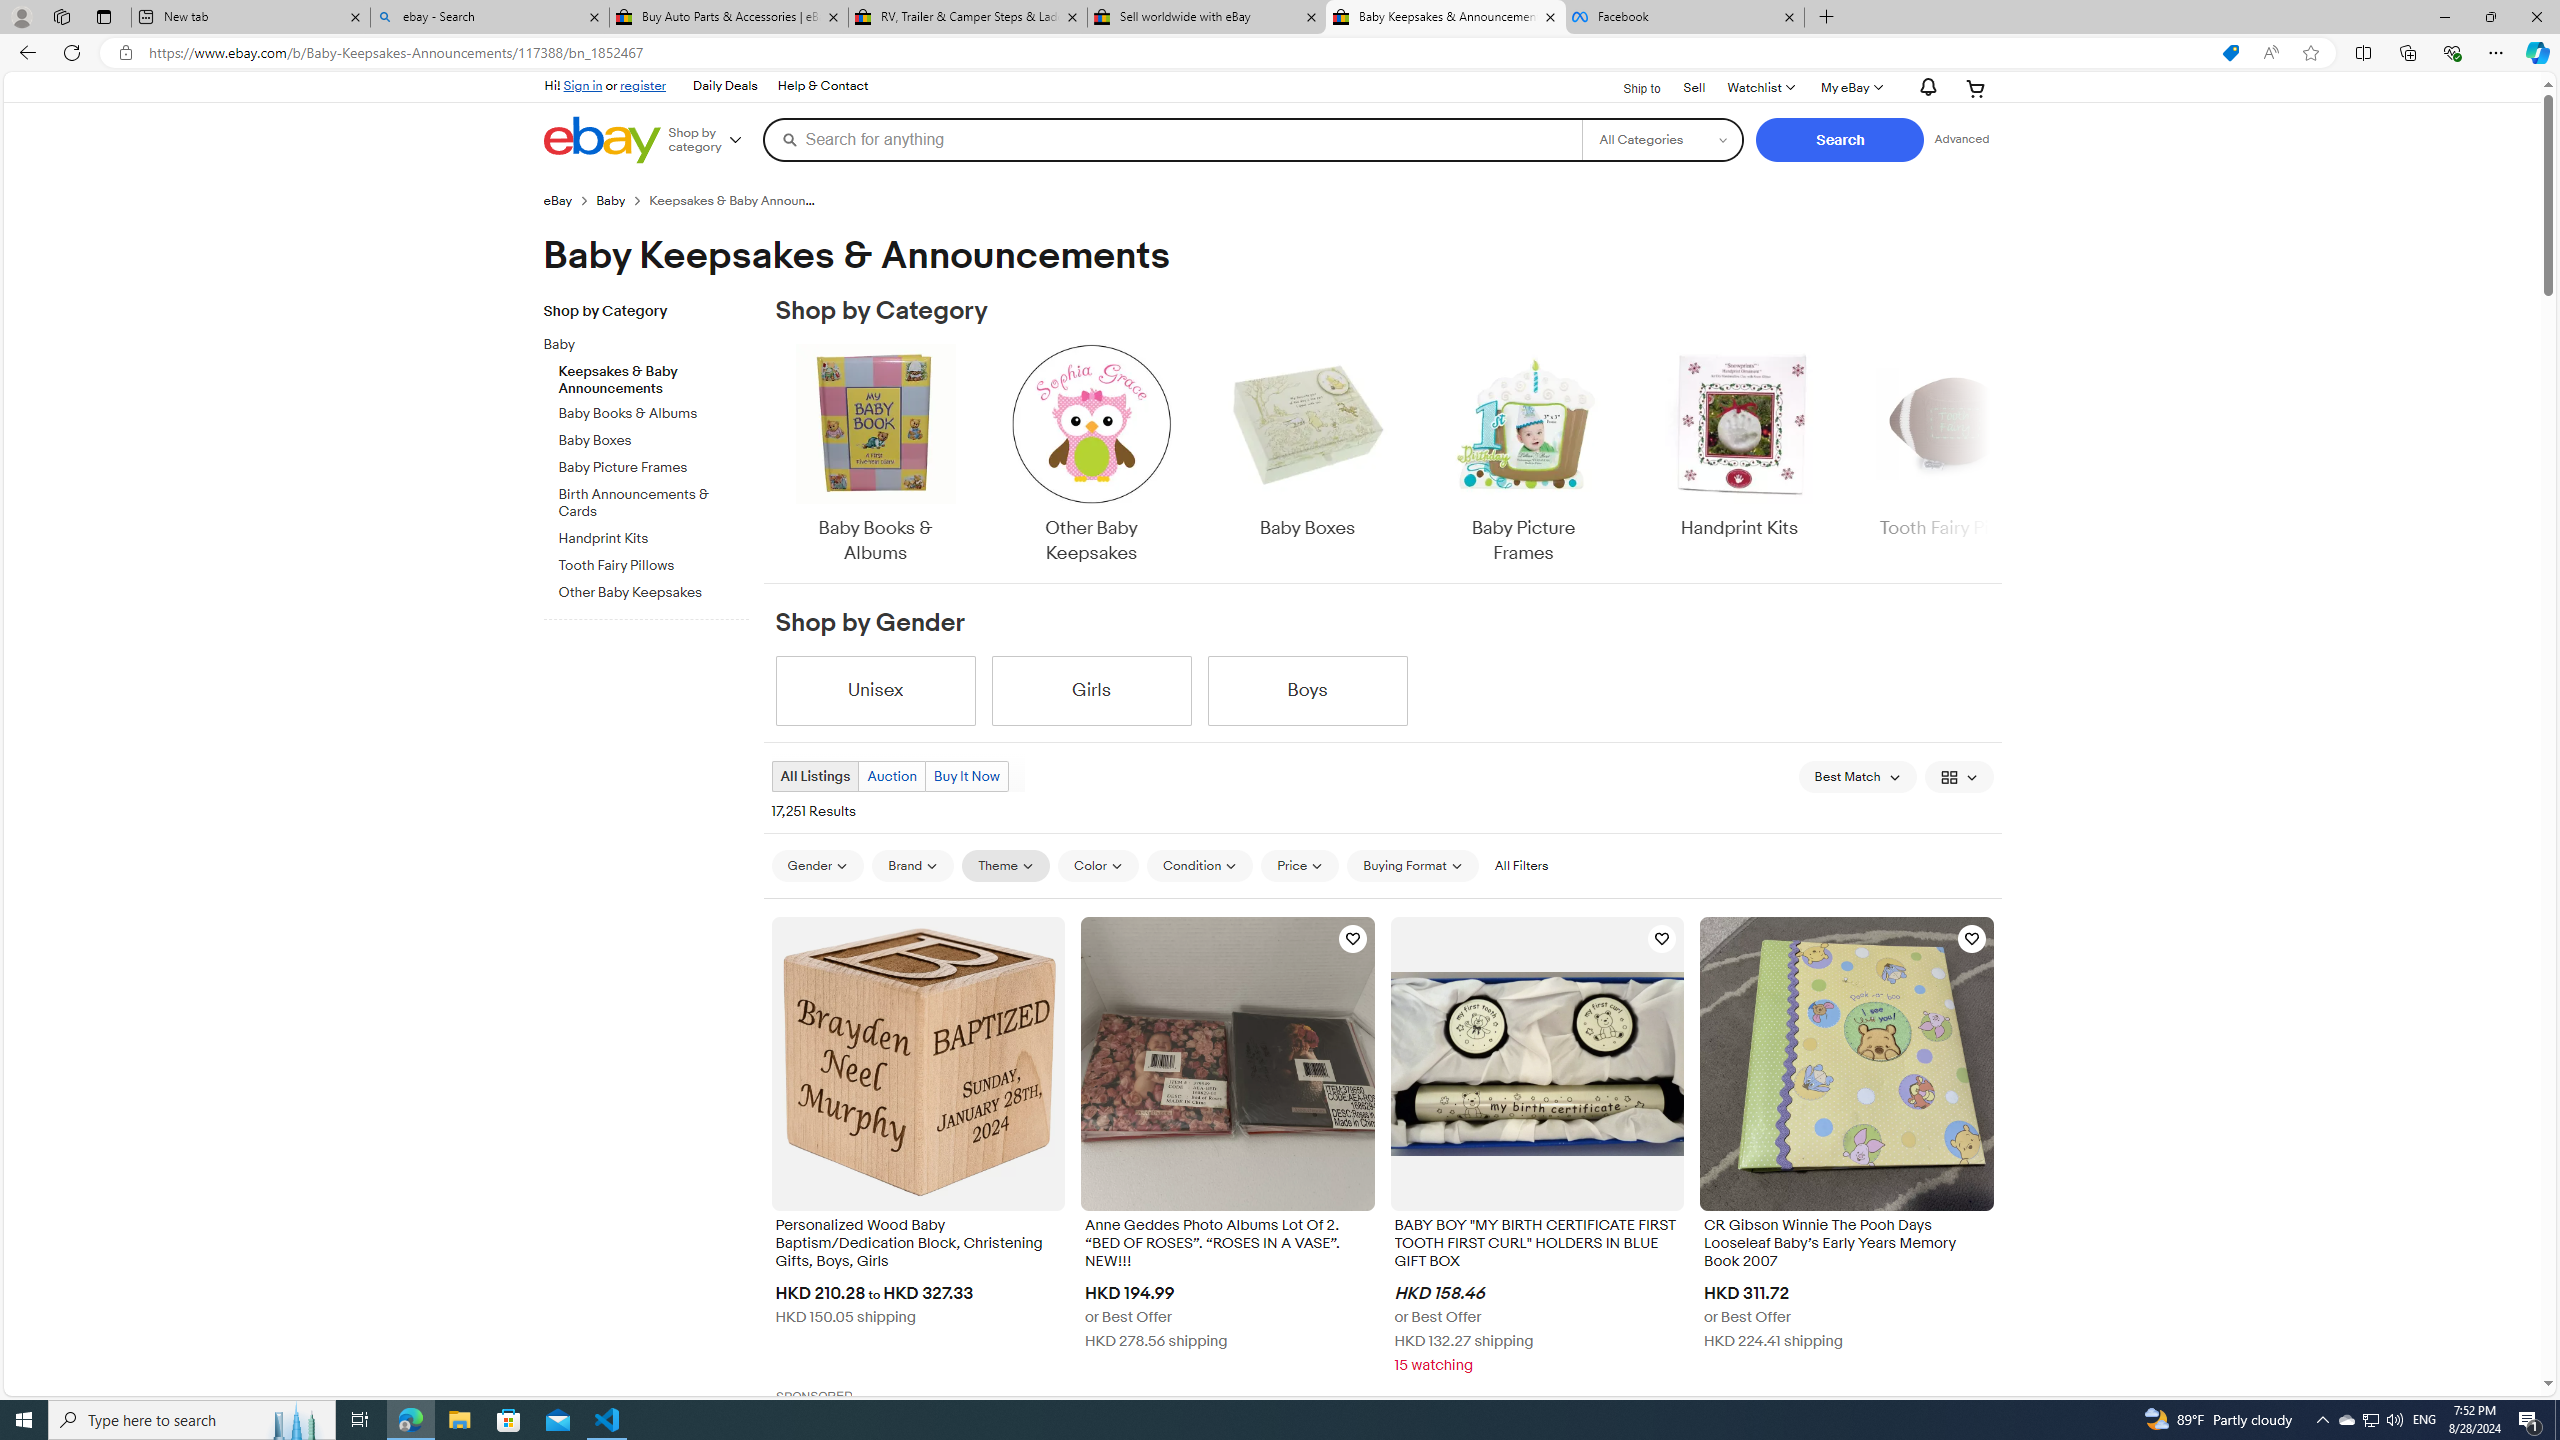  I want to click on 'Search for anything', so click(1171, 138).